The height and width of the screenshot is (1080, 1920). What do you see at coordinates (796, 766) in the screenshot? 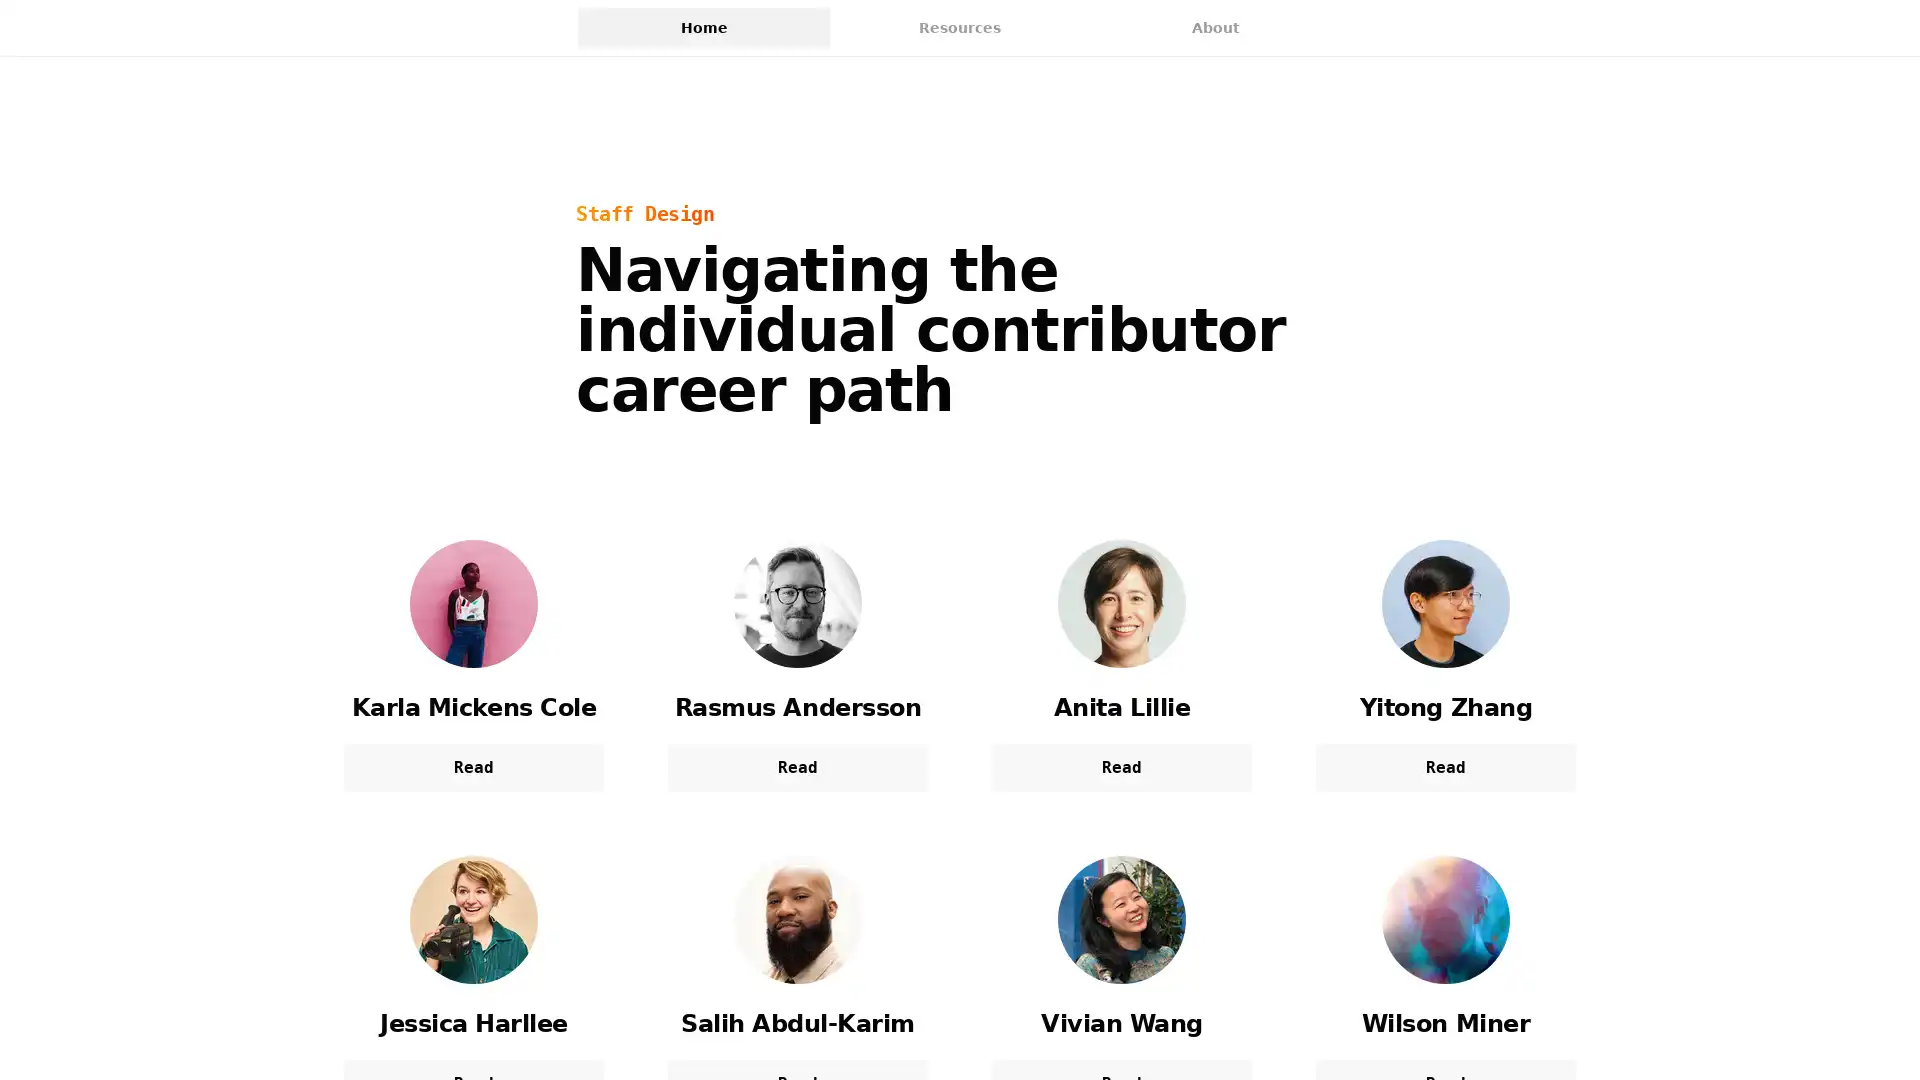
I see `Read` at bounding box center [796, 766].